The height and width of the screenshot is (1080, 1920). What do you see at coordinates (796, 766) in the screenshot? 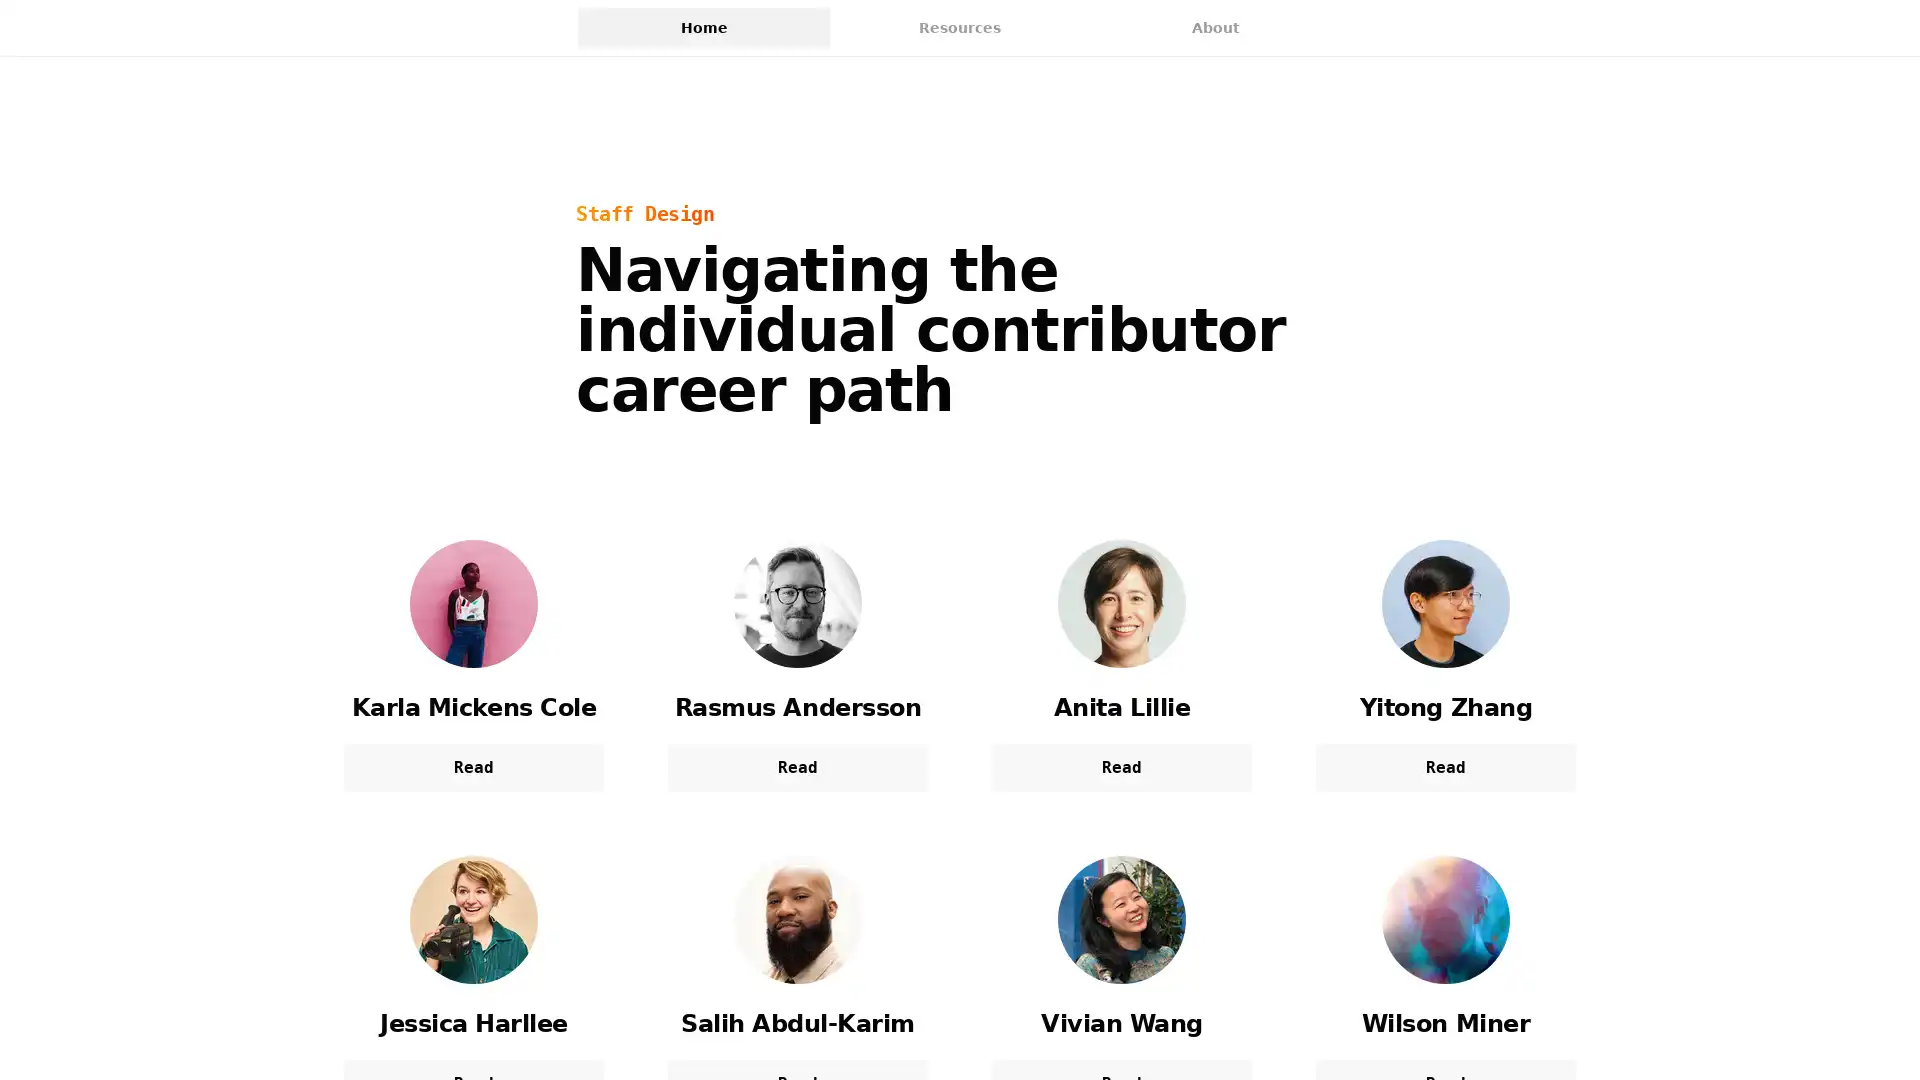
I see `Read` at bounding box center [796, 766].